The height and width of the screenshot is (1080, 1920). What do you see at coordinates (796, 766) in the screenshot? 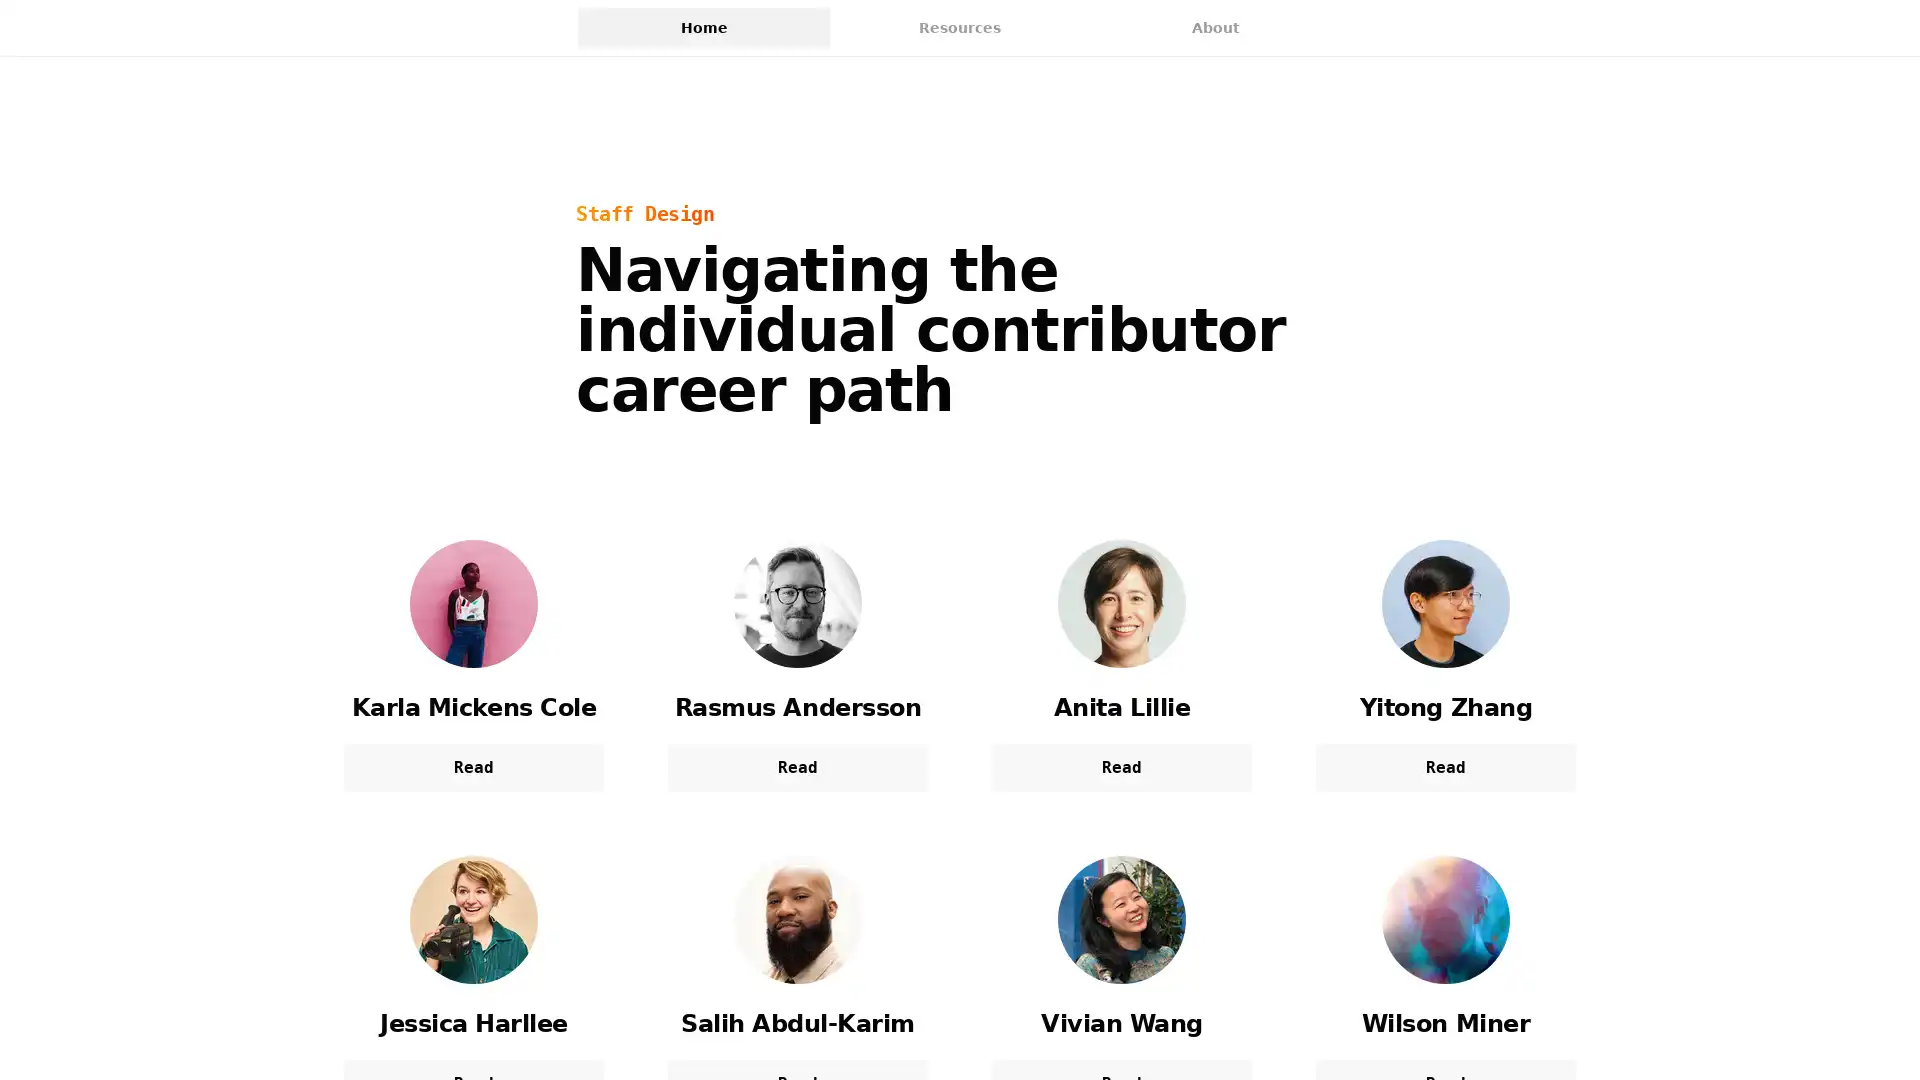
I see `Read` at bounding box center [796, 766].